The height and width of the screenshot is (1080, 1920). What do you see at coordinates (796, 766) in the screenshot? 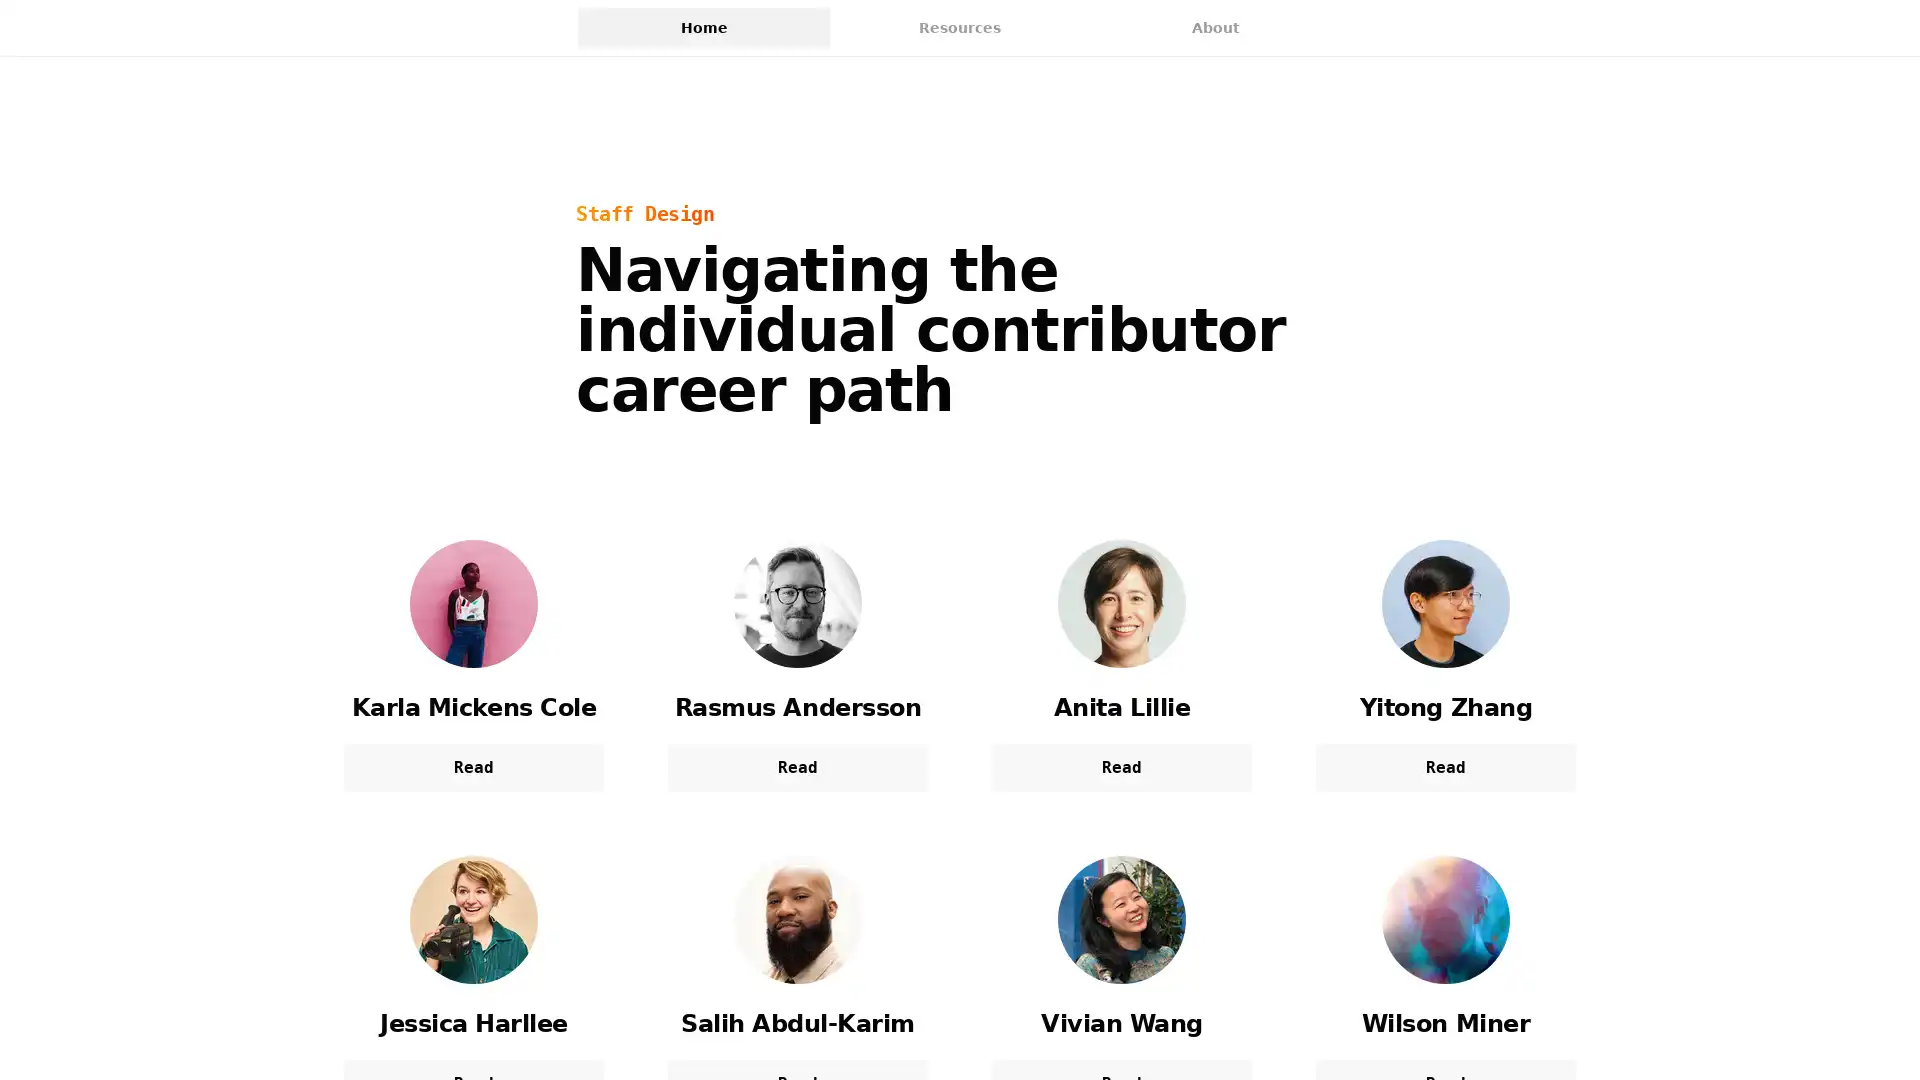
I see `Read` at bounding box center [796, 766].